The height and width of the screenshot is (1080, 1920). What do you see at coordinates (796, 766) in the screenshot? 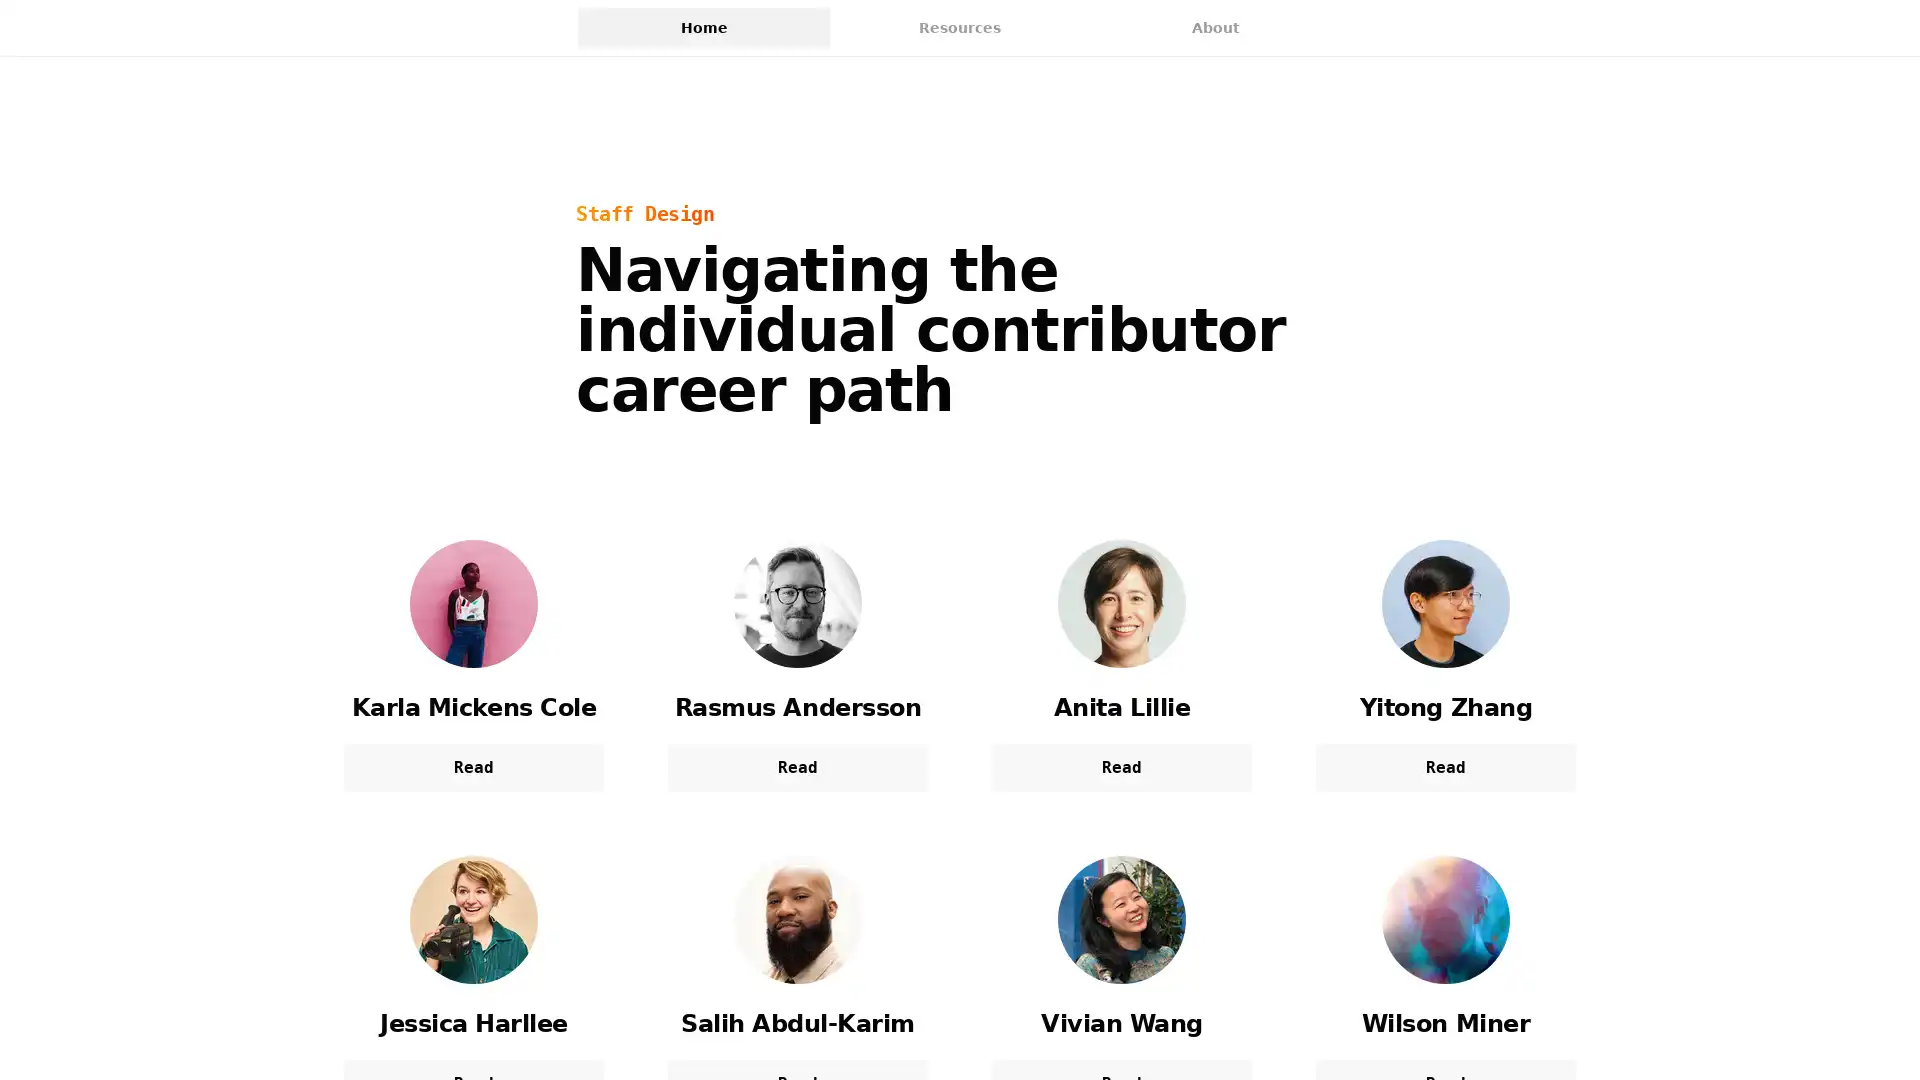
I see `Read` at bounding box center [796, 766].